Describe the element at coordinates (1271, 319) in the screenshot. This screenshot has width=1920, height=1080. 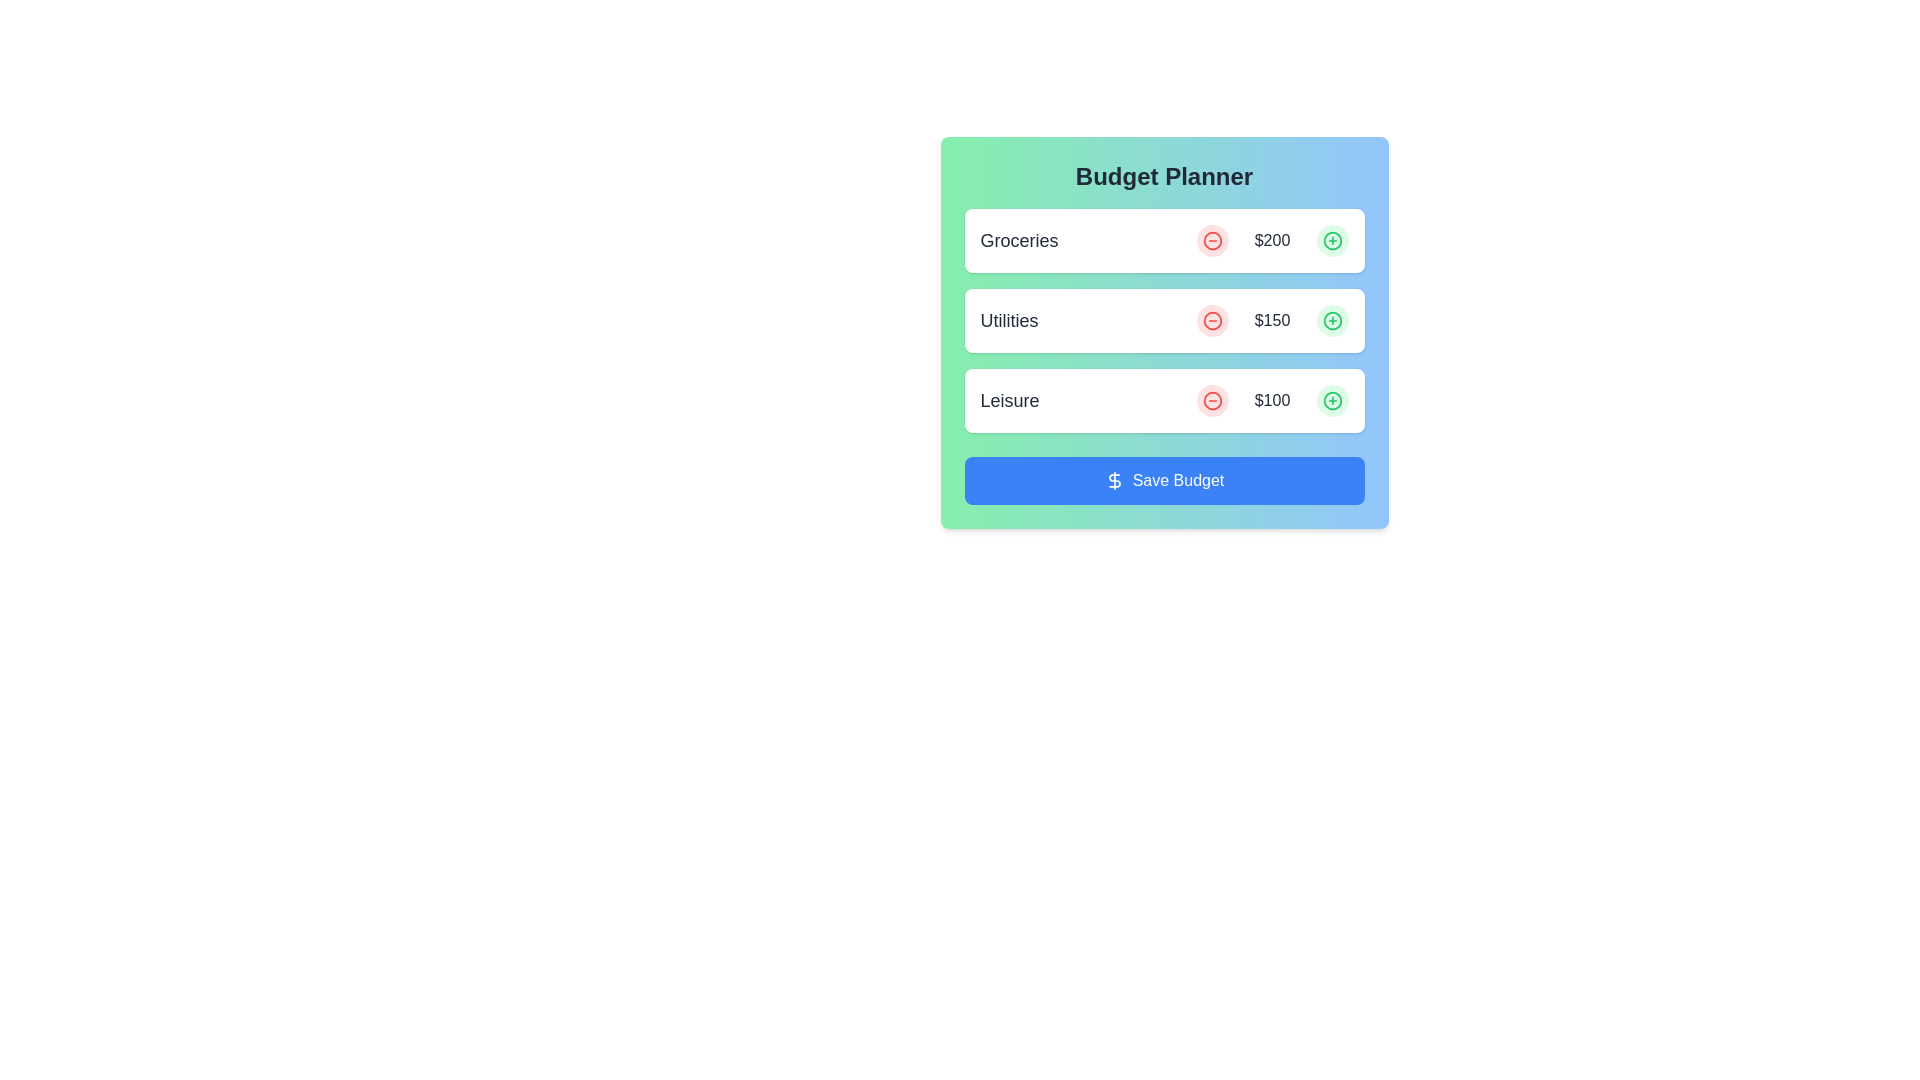
I see `the text label displaying the monetary value of "$150", which is located in the second row of the list layout under the "Budget Planner" heading, positioned between a red circular button and a green circular button` at that location.